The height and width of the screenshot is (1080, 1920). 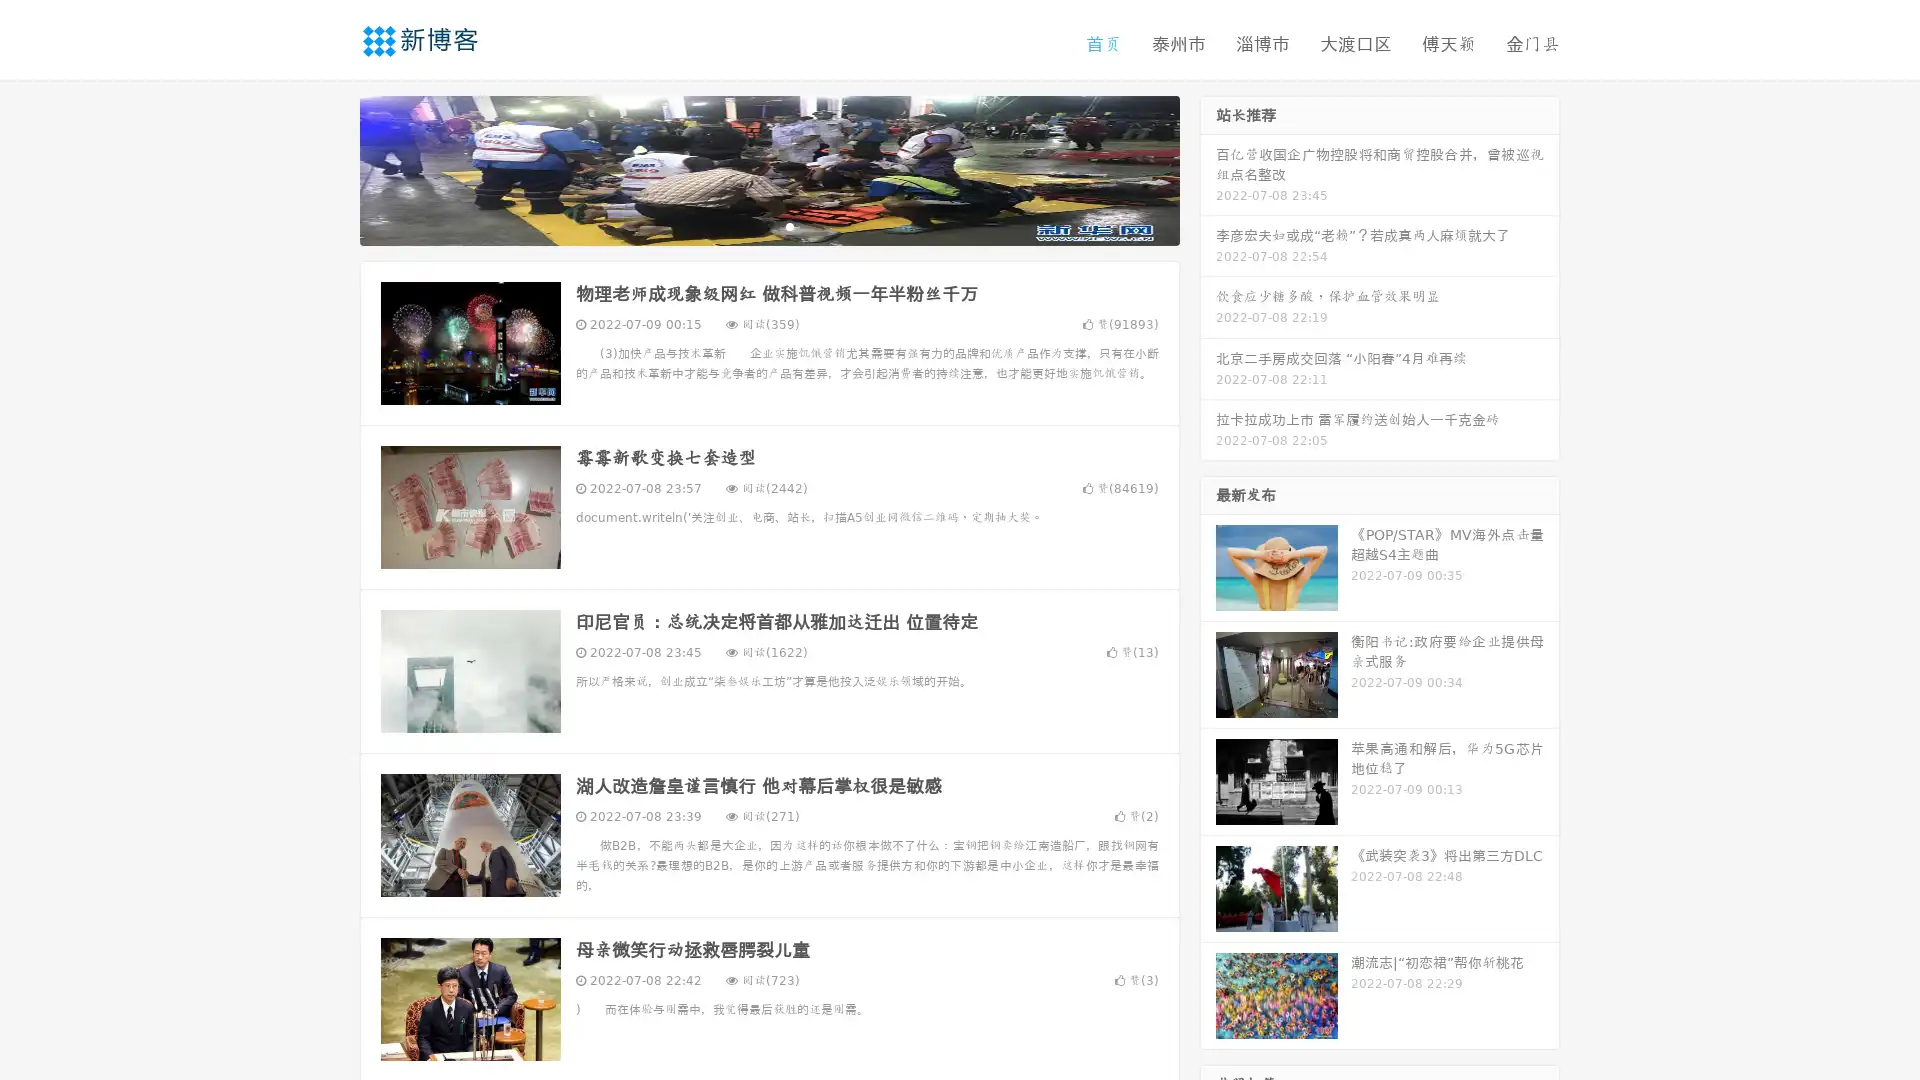 I want to click on Go to slide 1, so click(x=748, y=225).